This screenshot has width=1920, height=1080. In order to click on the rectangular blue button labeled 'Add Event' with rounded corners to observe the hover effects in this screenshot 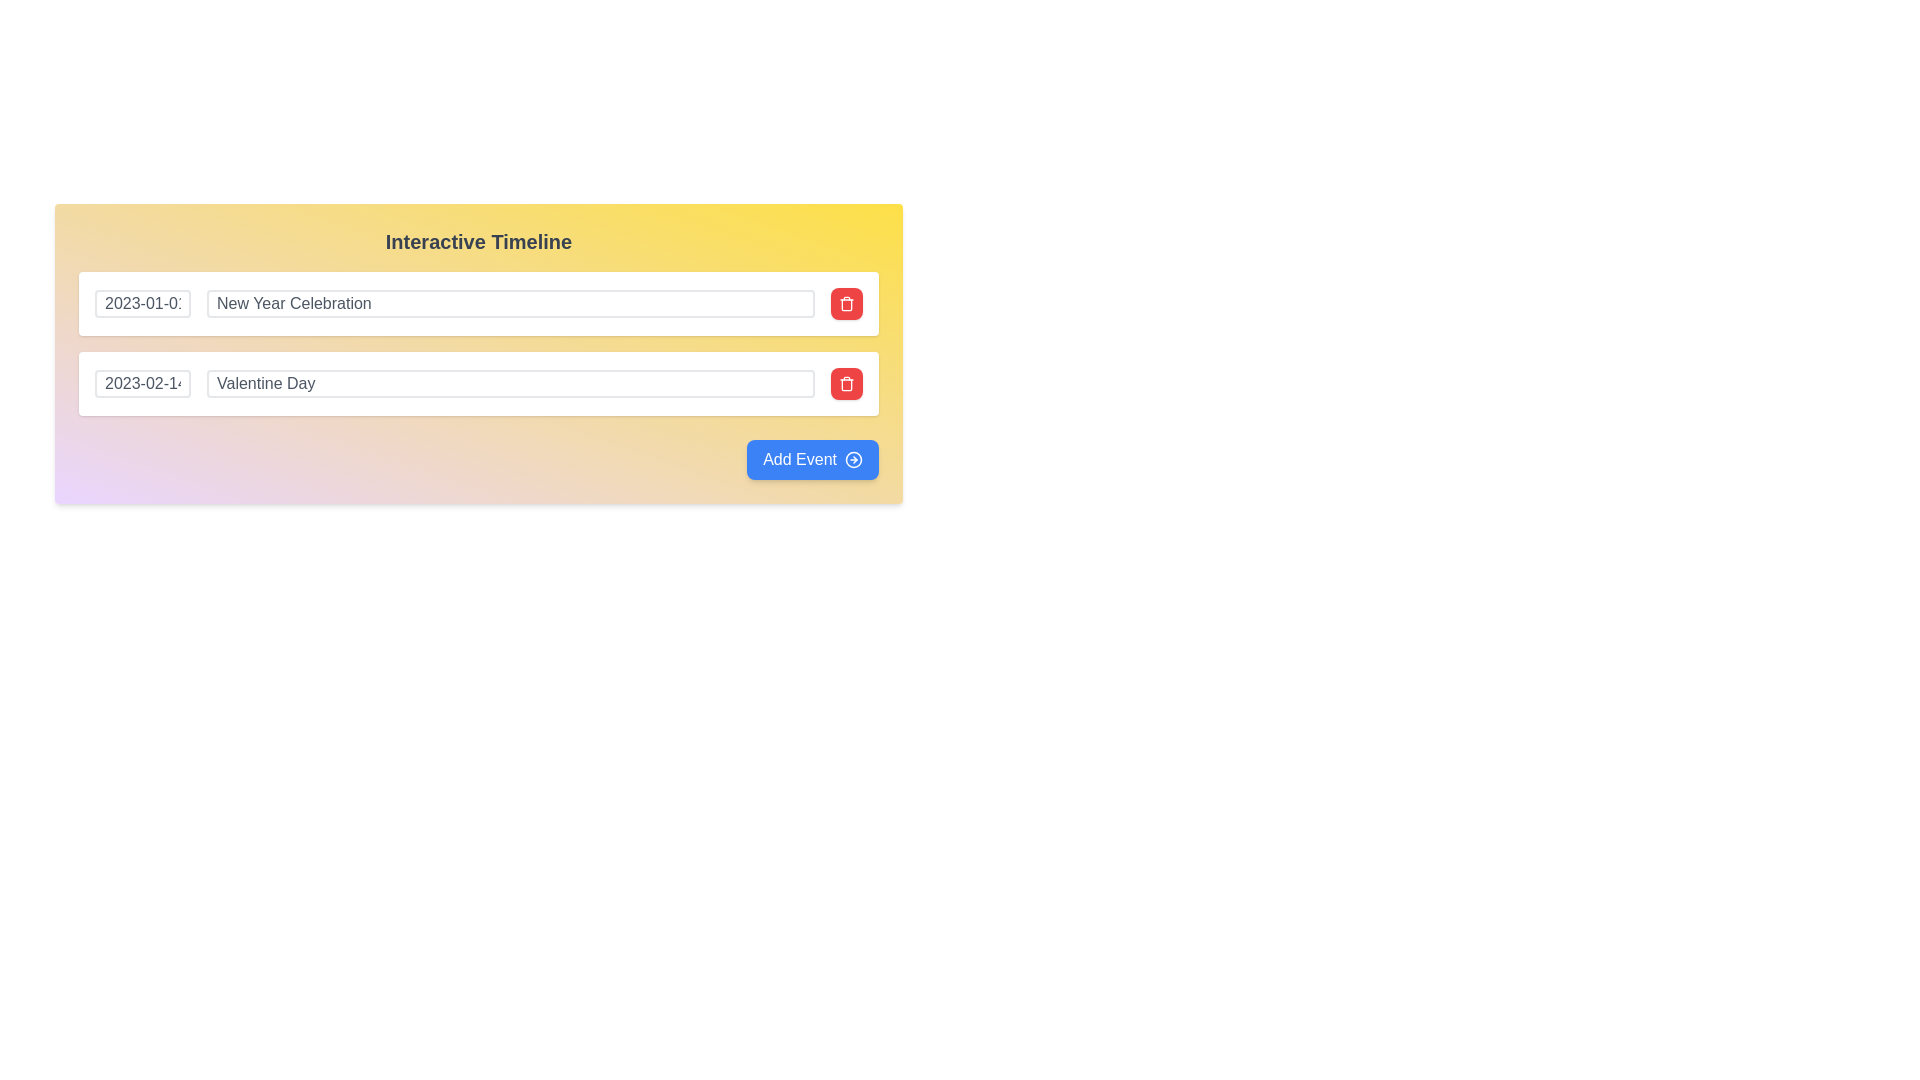, I will do `click(813, 459)`.